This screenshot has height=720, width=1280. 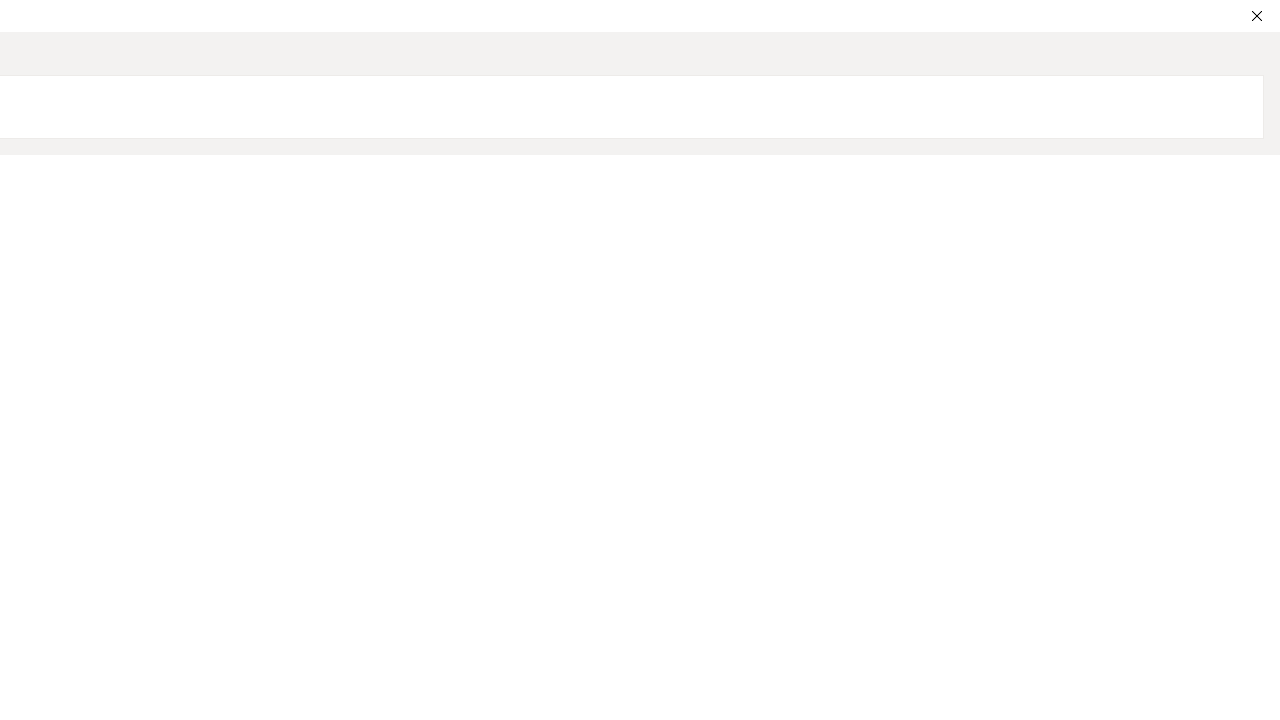 What do you see at coordinates (1255, 15) in the screenshot?
I see `'Close Add an account'` at bounding box center [1255, 15].